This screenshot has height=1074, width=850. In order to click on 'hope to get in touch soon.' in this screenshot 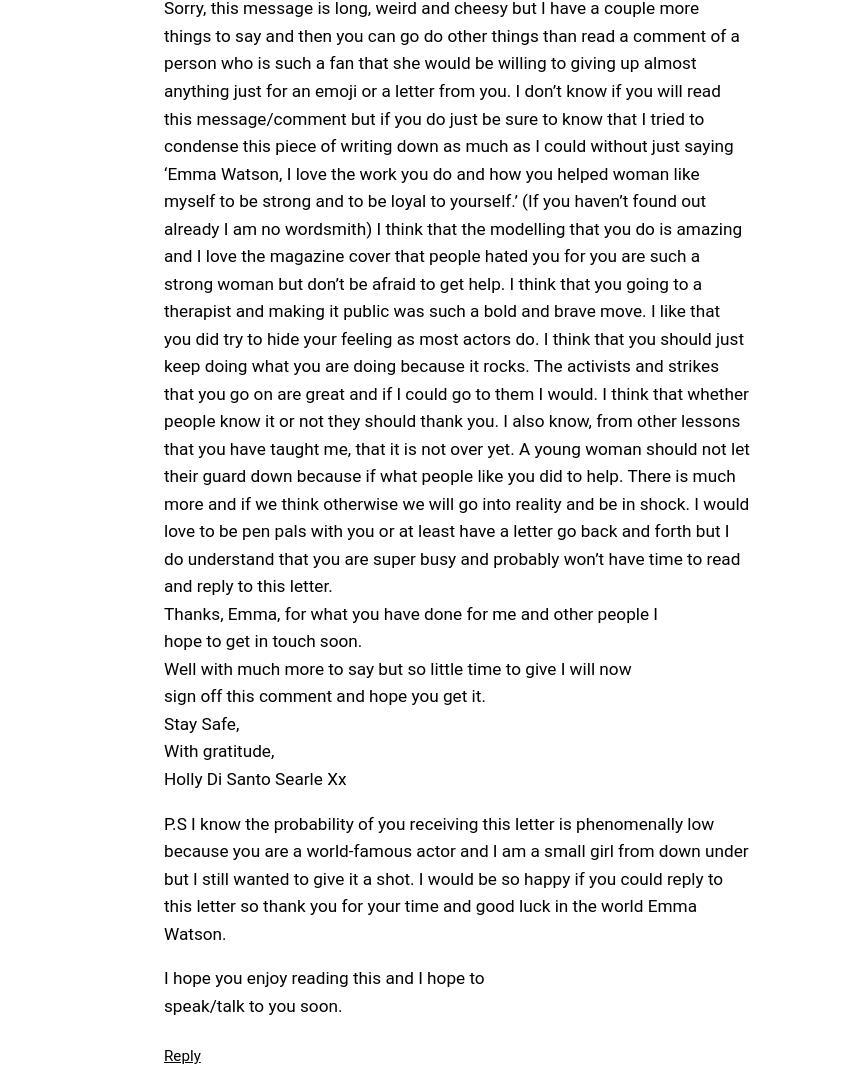, I will do `click(261, 640)`.